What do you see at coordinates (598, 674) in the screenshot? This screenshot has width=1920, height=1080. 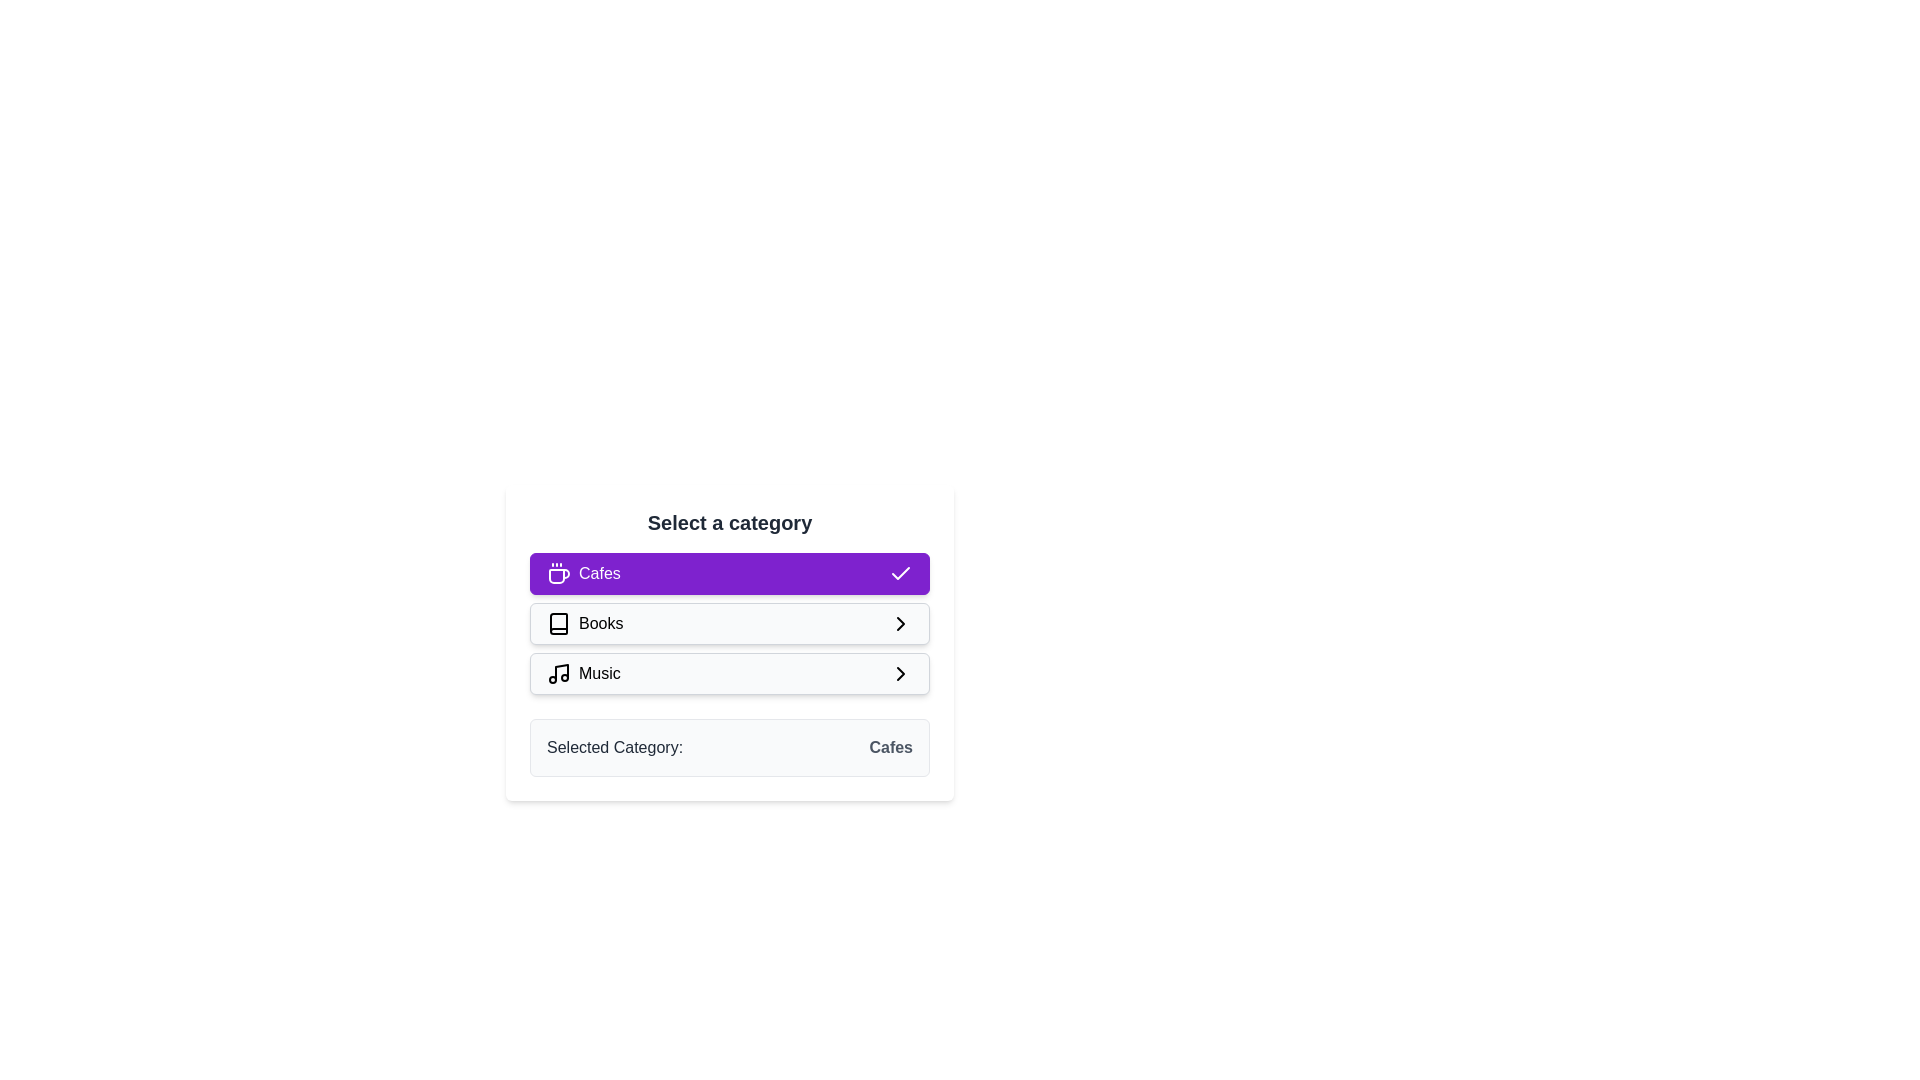 I see `the 'Music' category label, which is the third item in the list below the heading 'Select a category'` at bounding box center [598, 674].